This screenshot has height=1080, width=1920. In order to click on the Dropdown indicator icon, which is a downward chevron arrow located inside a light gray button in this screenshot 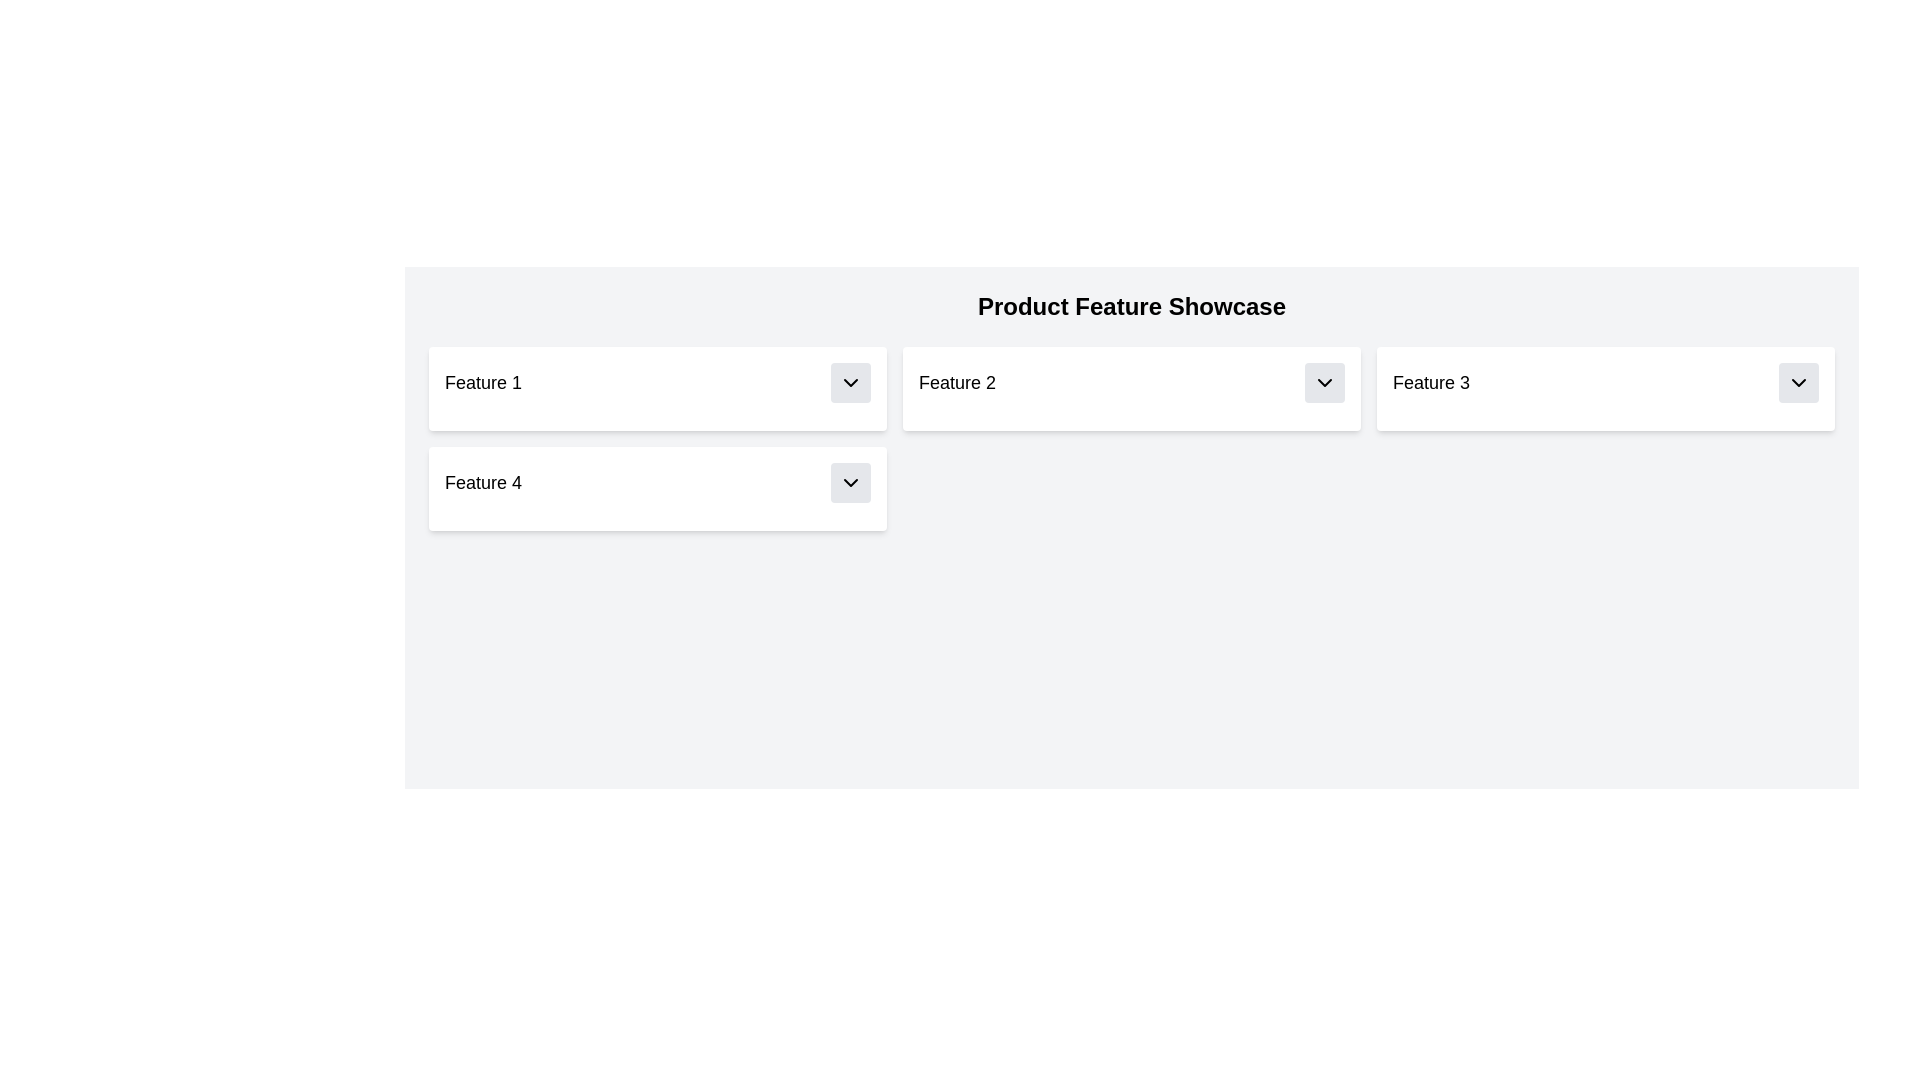, I will do `click(1324, 382)`.